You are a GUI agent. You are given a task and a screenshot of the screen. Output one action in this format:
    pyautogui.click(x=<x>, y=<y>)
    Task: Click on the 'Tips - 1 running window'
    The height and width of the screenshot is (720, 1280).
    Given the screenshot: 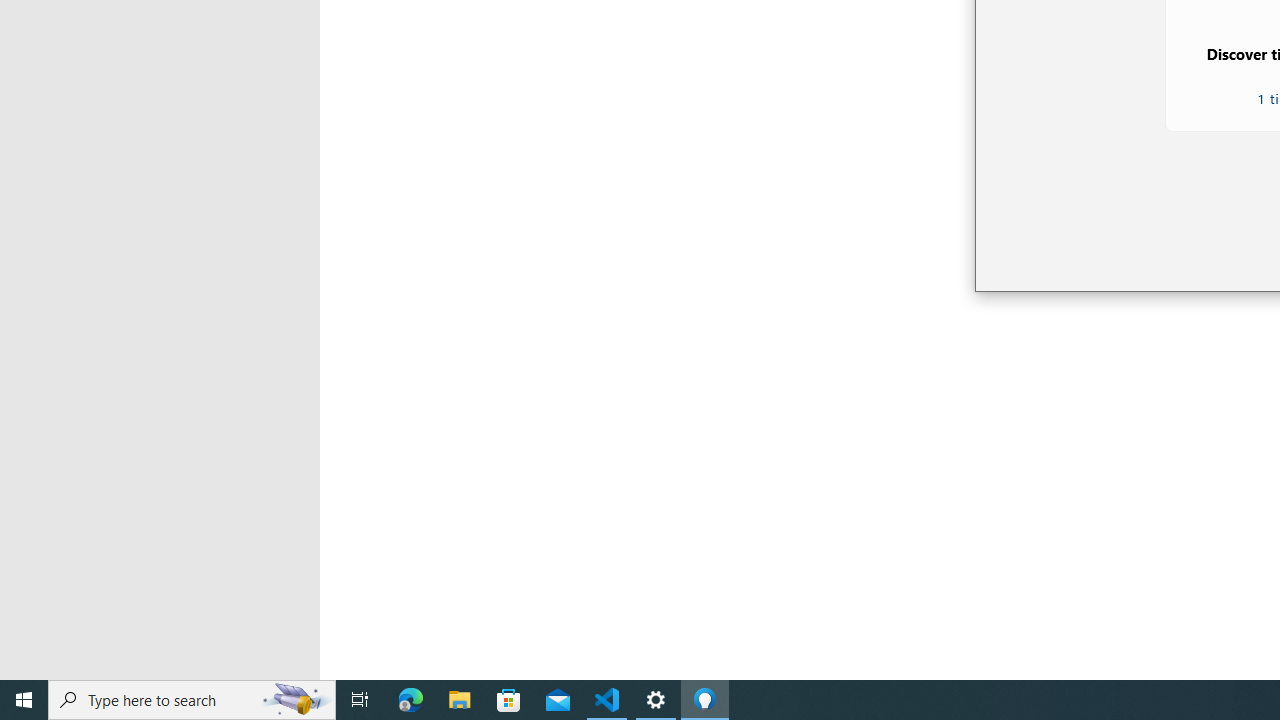 What is the action you would take?
    pyautogui.click(x=705, y=698)
    